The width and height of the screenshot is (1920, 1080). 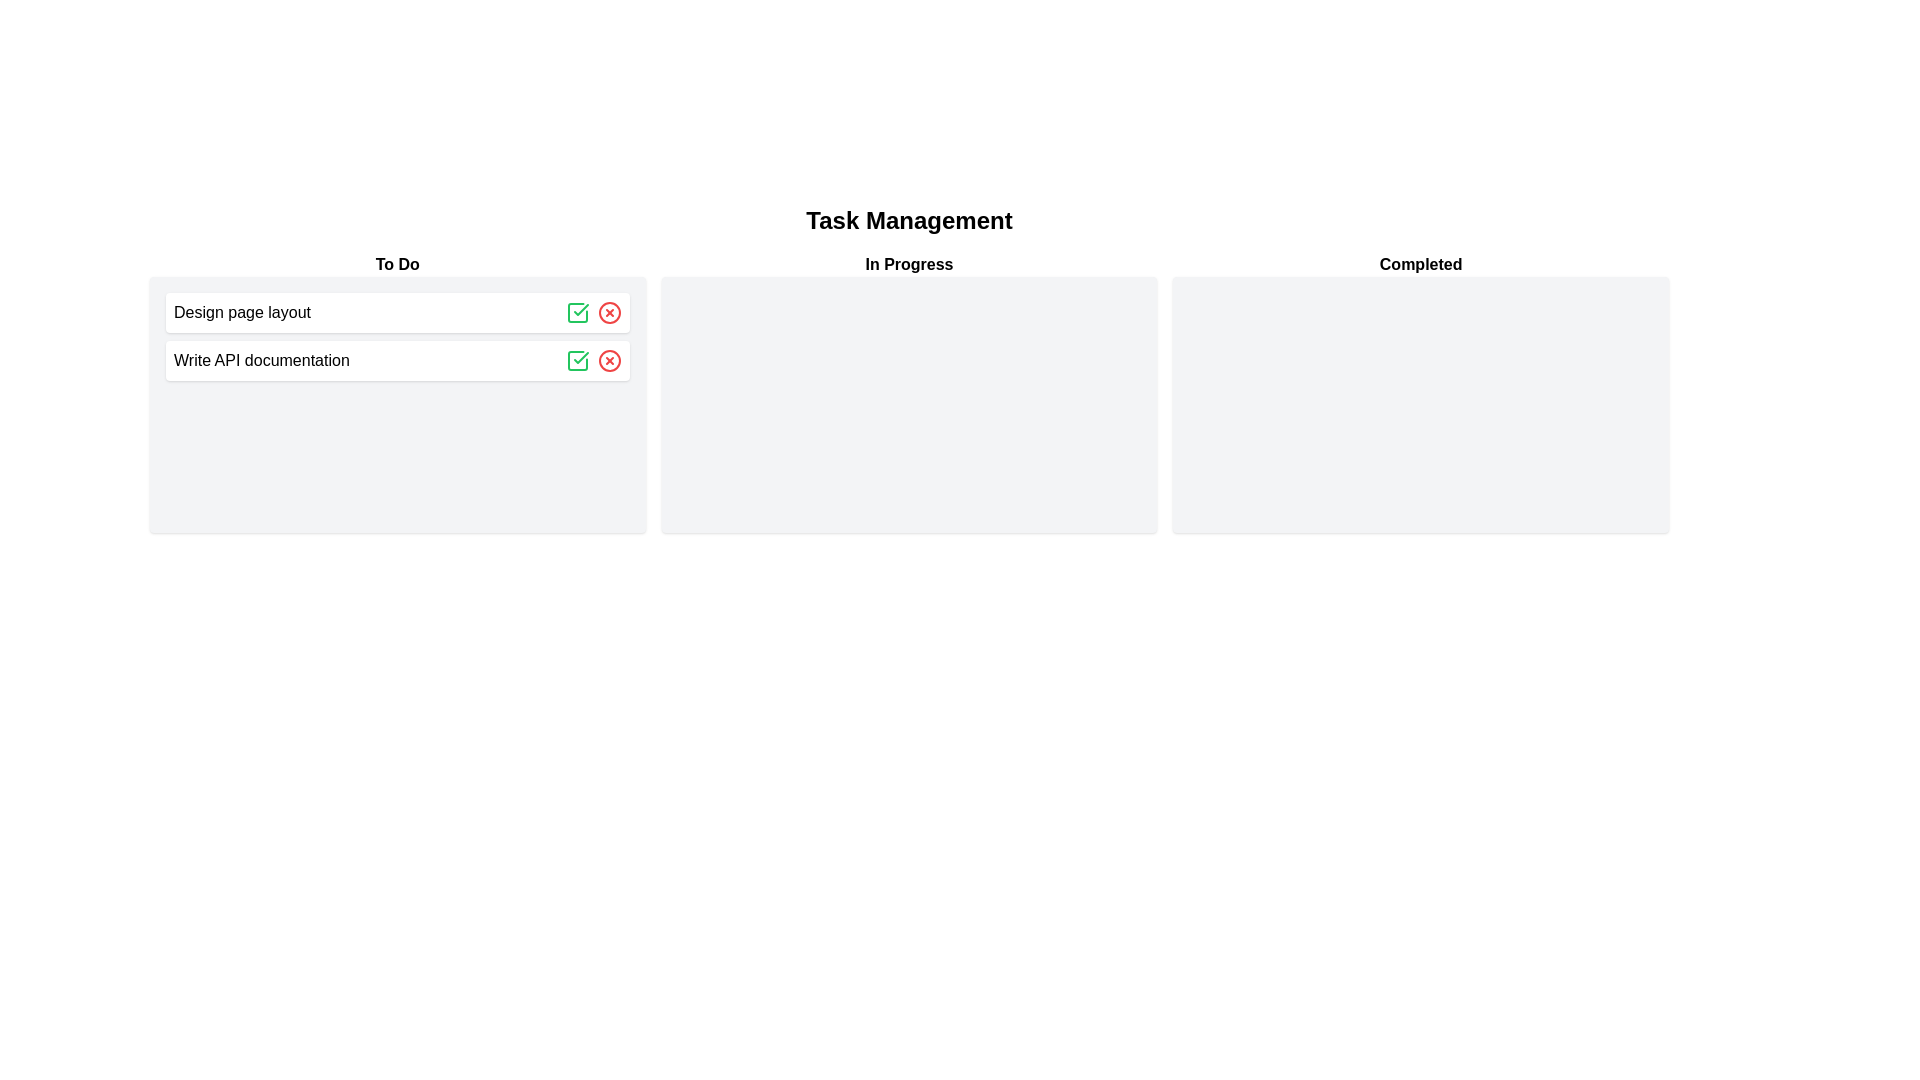 I want to click on the header labeled 'In Progress' to interact with it, so click(x=908, y=264).